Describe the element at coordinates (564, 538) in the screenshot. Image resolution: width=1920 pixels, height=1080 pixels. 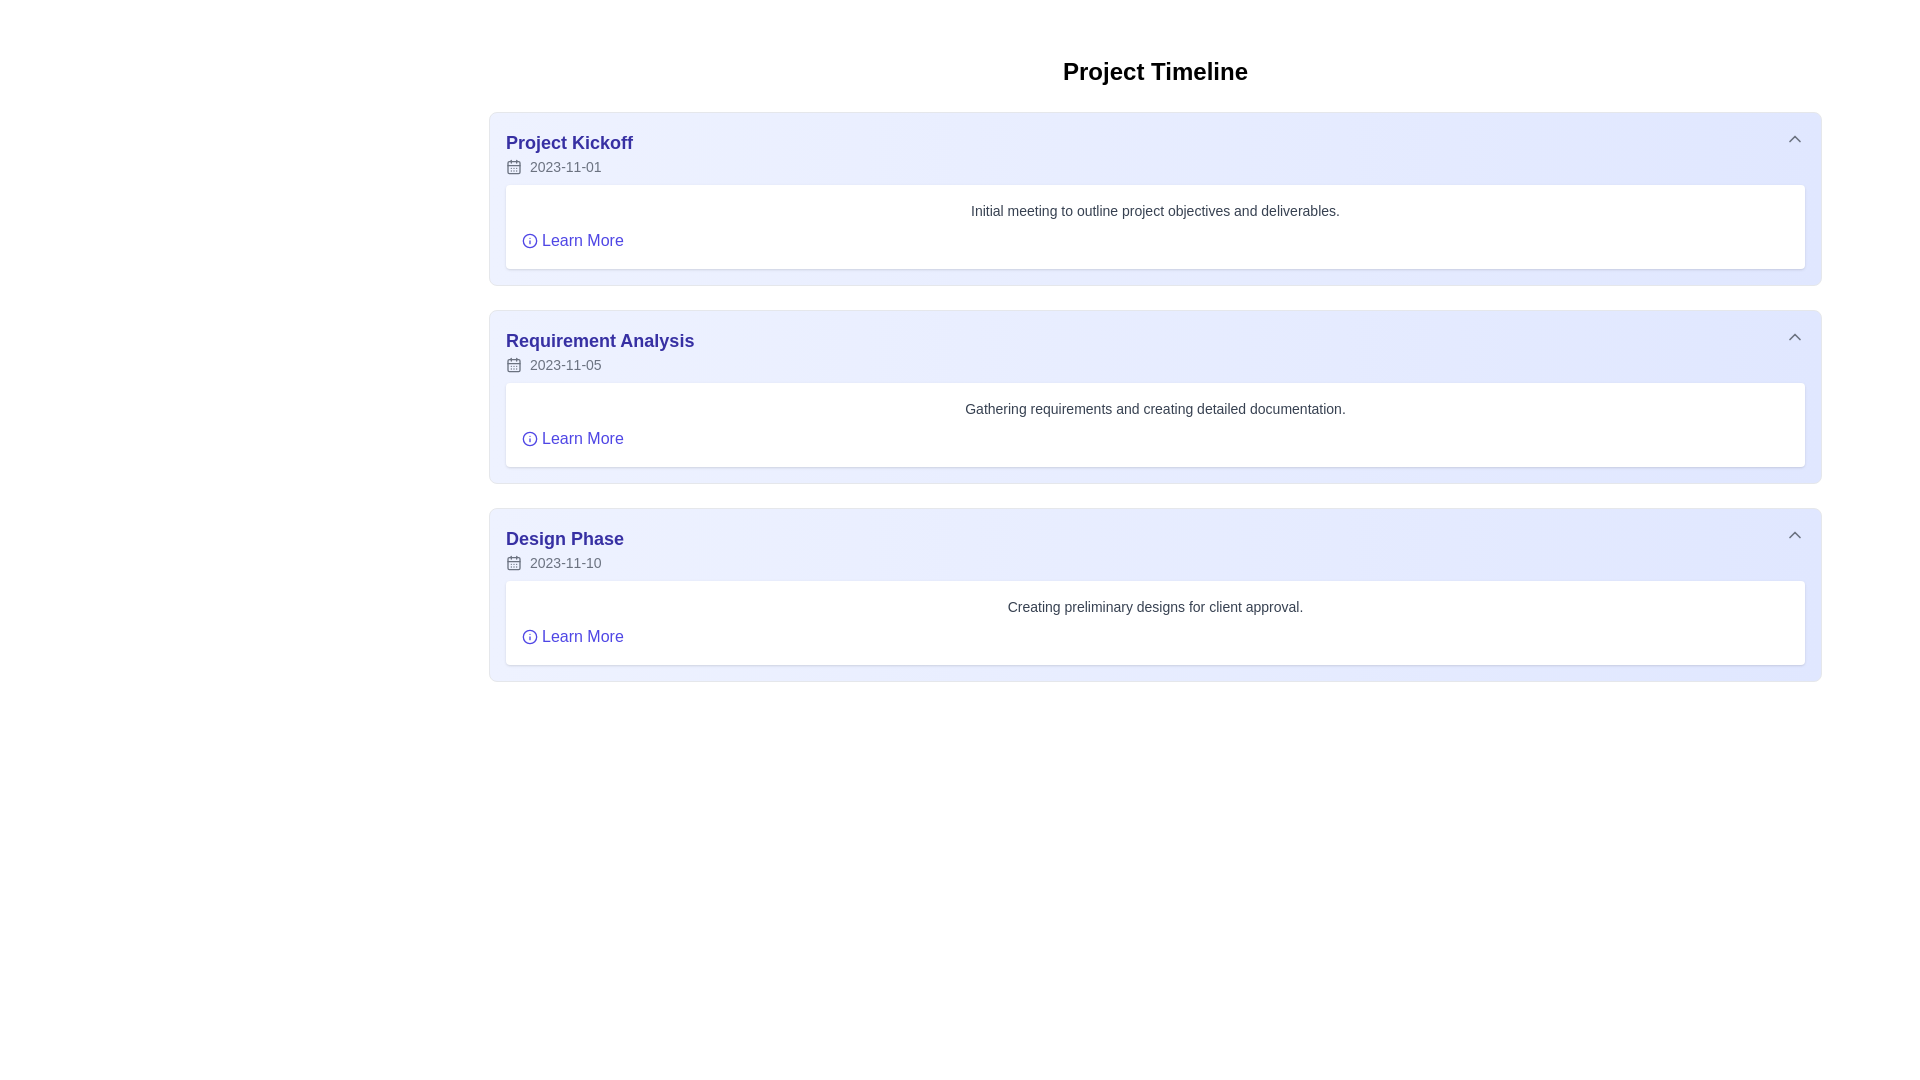
I see `the Text Label that serves as the primary identifier for the 'Design Phase' in the timeline layout` at that location.